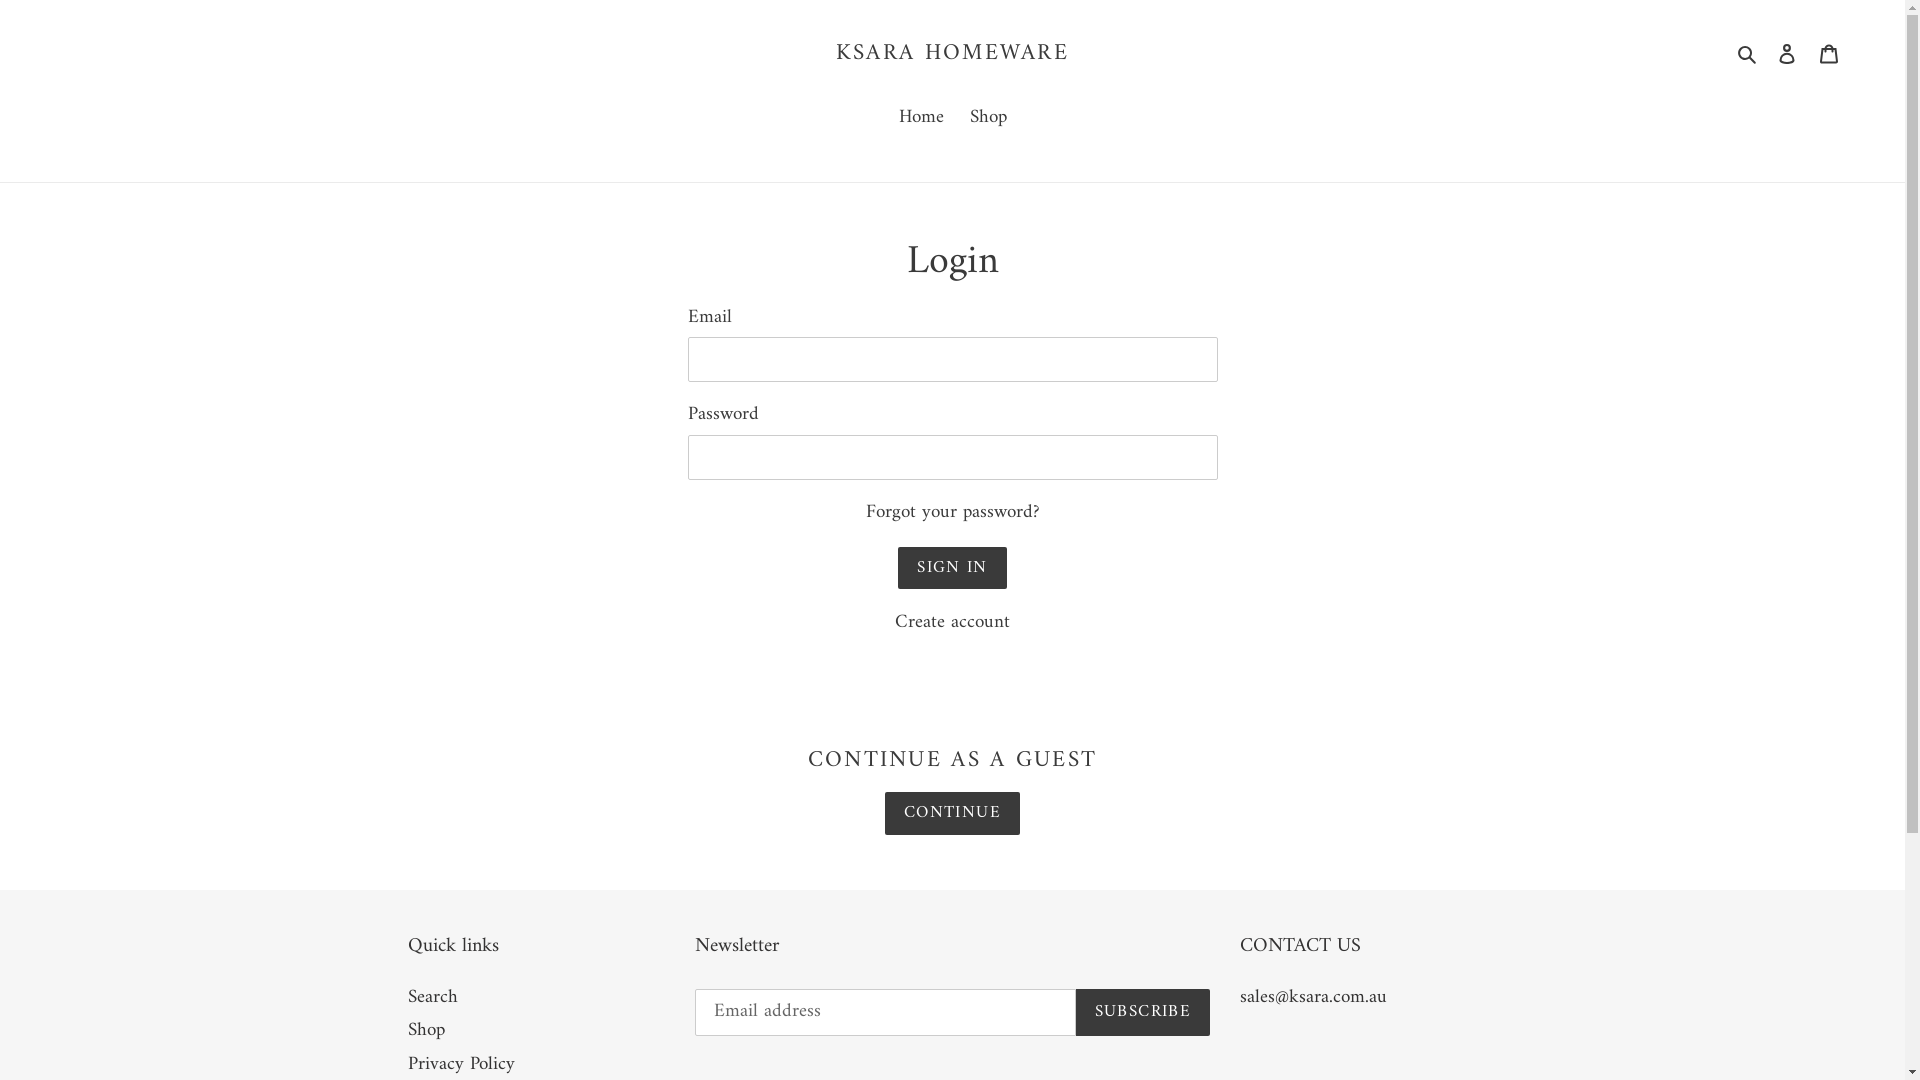 The height and width of the screenshot is (1080, 1920). I want to click on 'Sign In', so click(896, 567).